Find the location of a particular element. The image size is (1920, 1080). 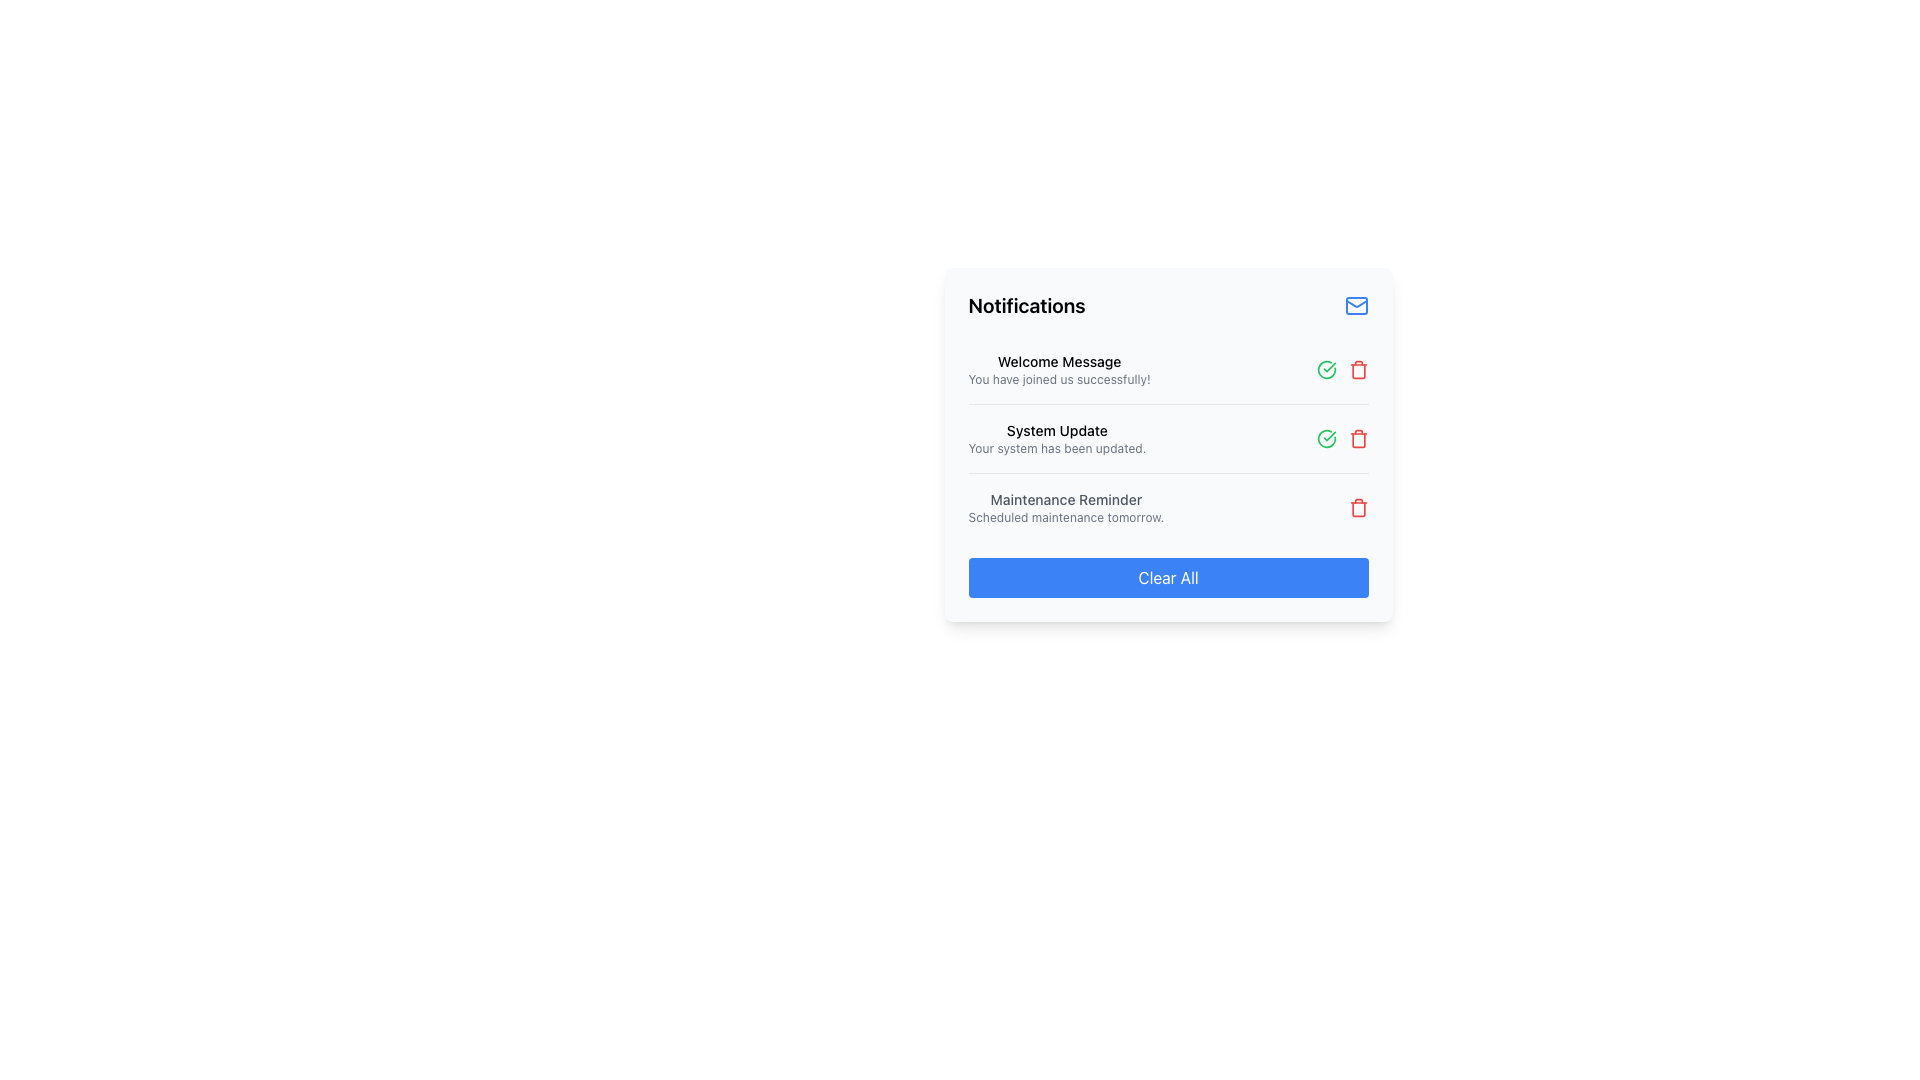

announcement from the 'Maintenance Reminder' notification card, which contains the title in bold and the message about scheduled maintenance is located at coordinates (1168, 506).